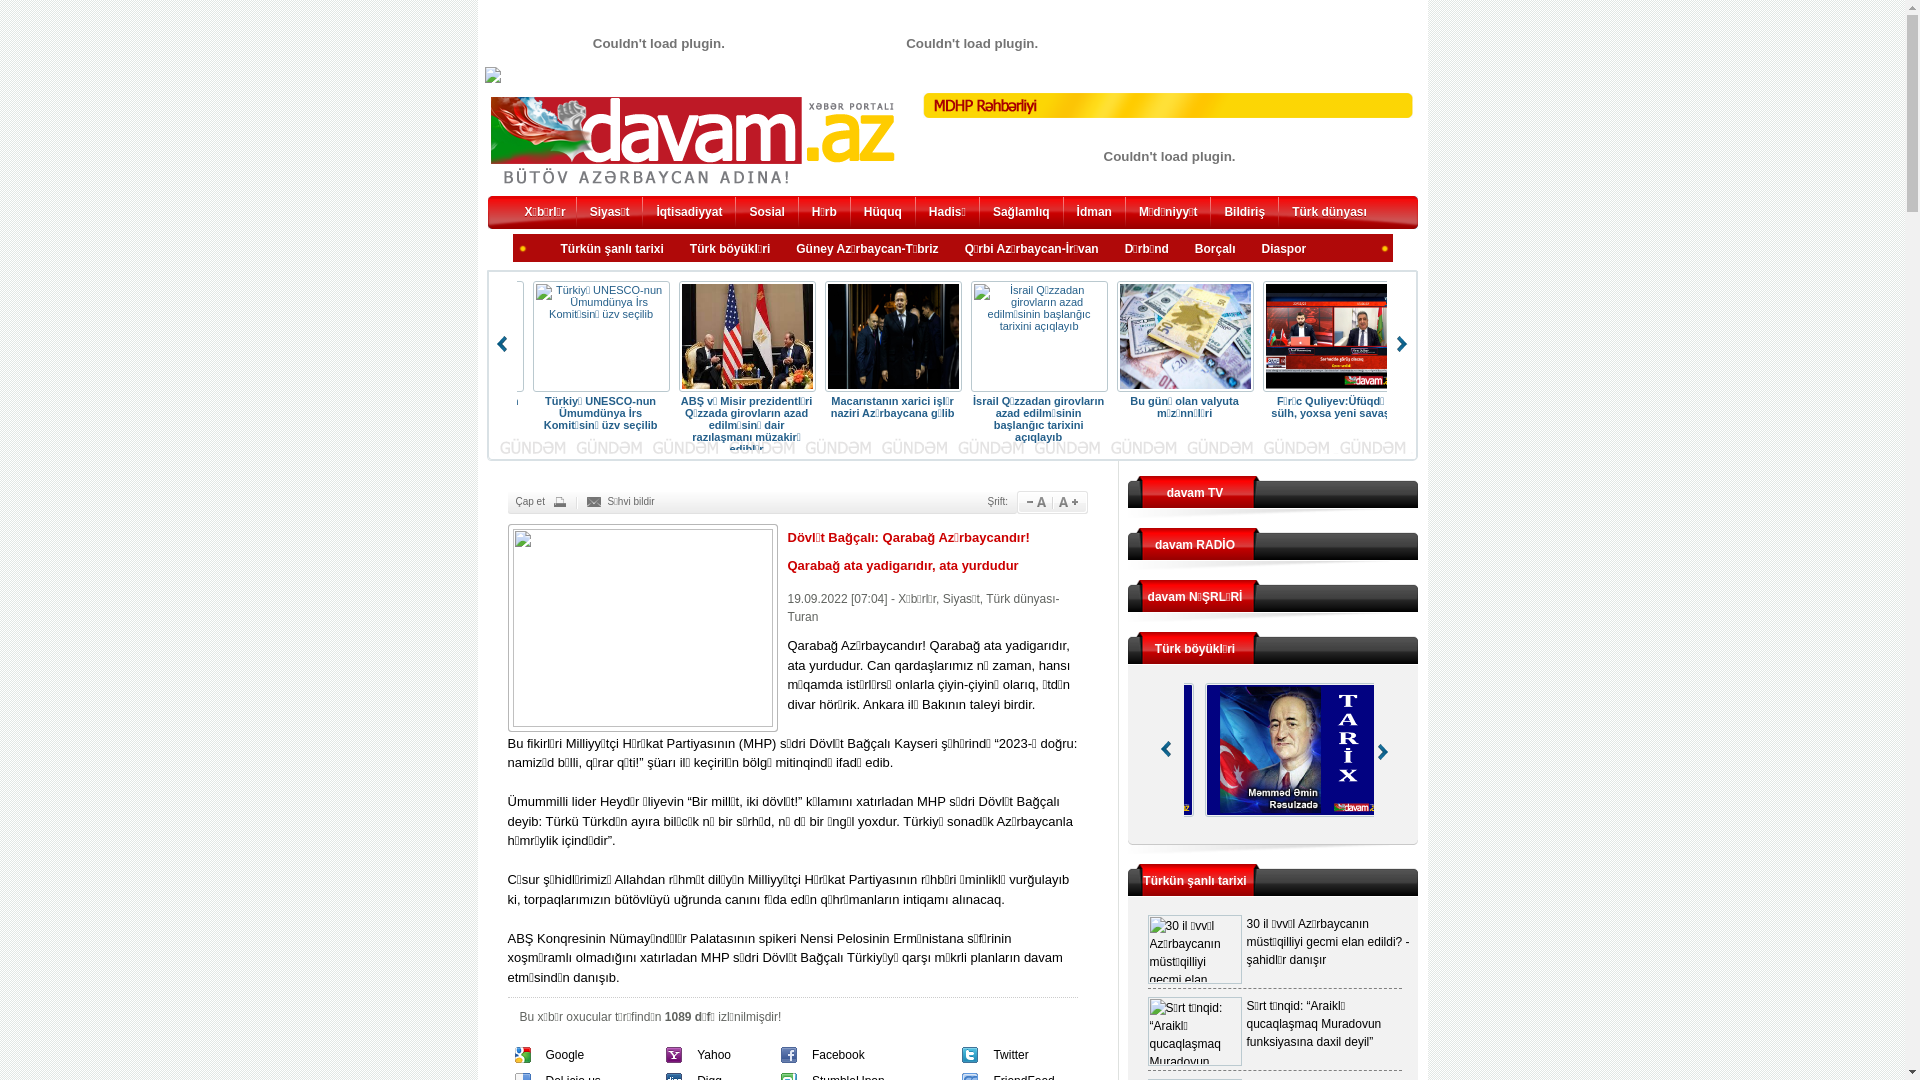 The width and height of the screenshot is (1920, 1080). Describe the element at coordinates (765, 214) in the screenshot. I see `'Sosial'` at that location.